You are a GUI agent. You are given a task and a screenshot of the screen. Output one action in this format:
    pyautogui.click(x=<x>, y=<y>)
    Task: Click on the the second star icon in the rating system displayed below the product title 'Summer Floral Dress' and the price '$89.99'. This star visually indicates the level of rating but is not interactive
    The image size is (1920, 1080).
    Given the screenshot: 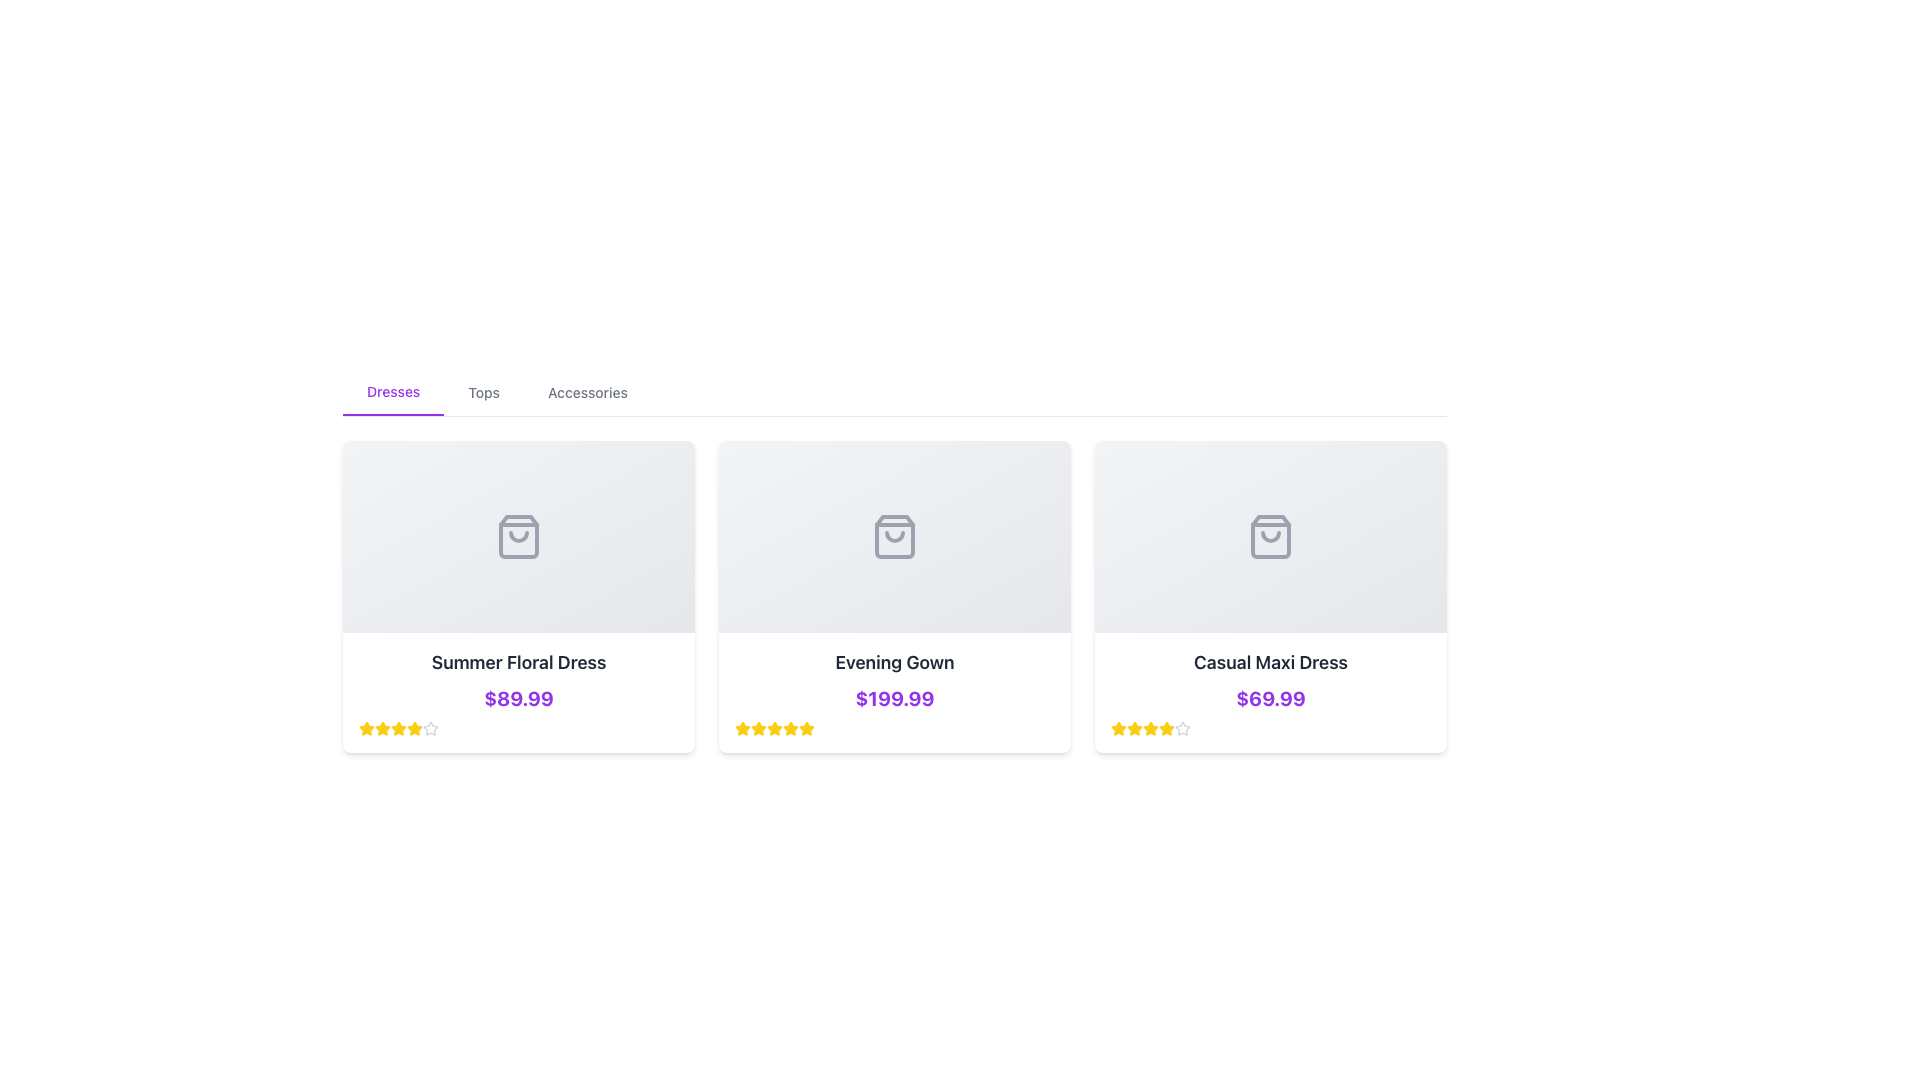 What is the action you would take?
    pyautogui.click(x=383, y=728)
    